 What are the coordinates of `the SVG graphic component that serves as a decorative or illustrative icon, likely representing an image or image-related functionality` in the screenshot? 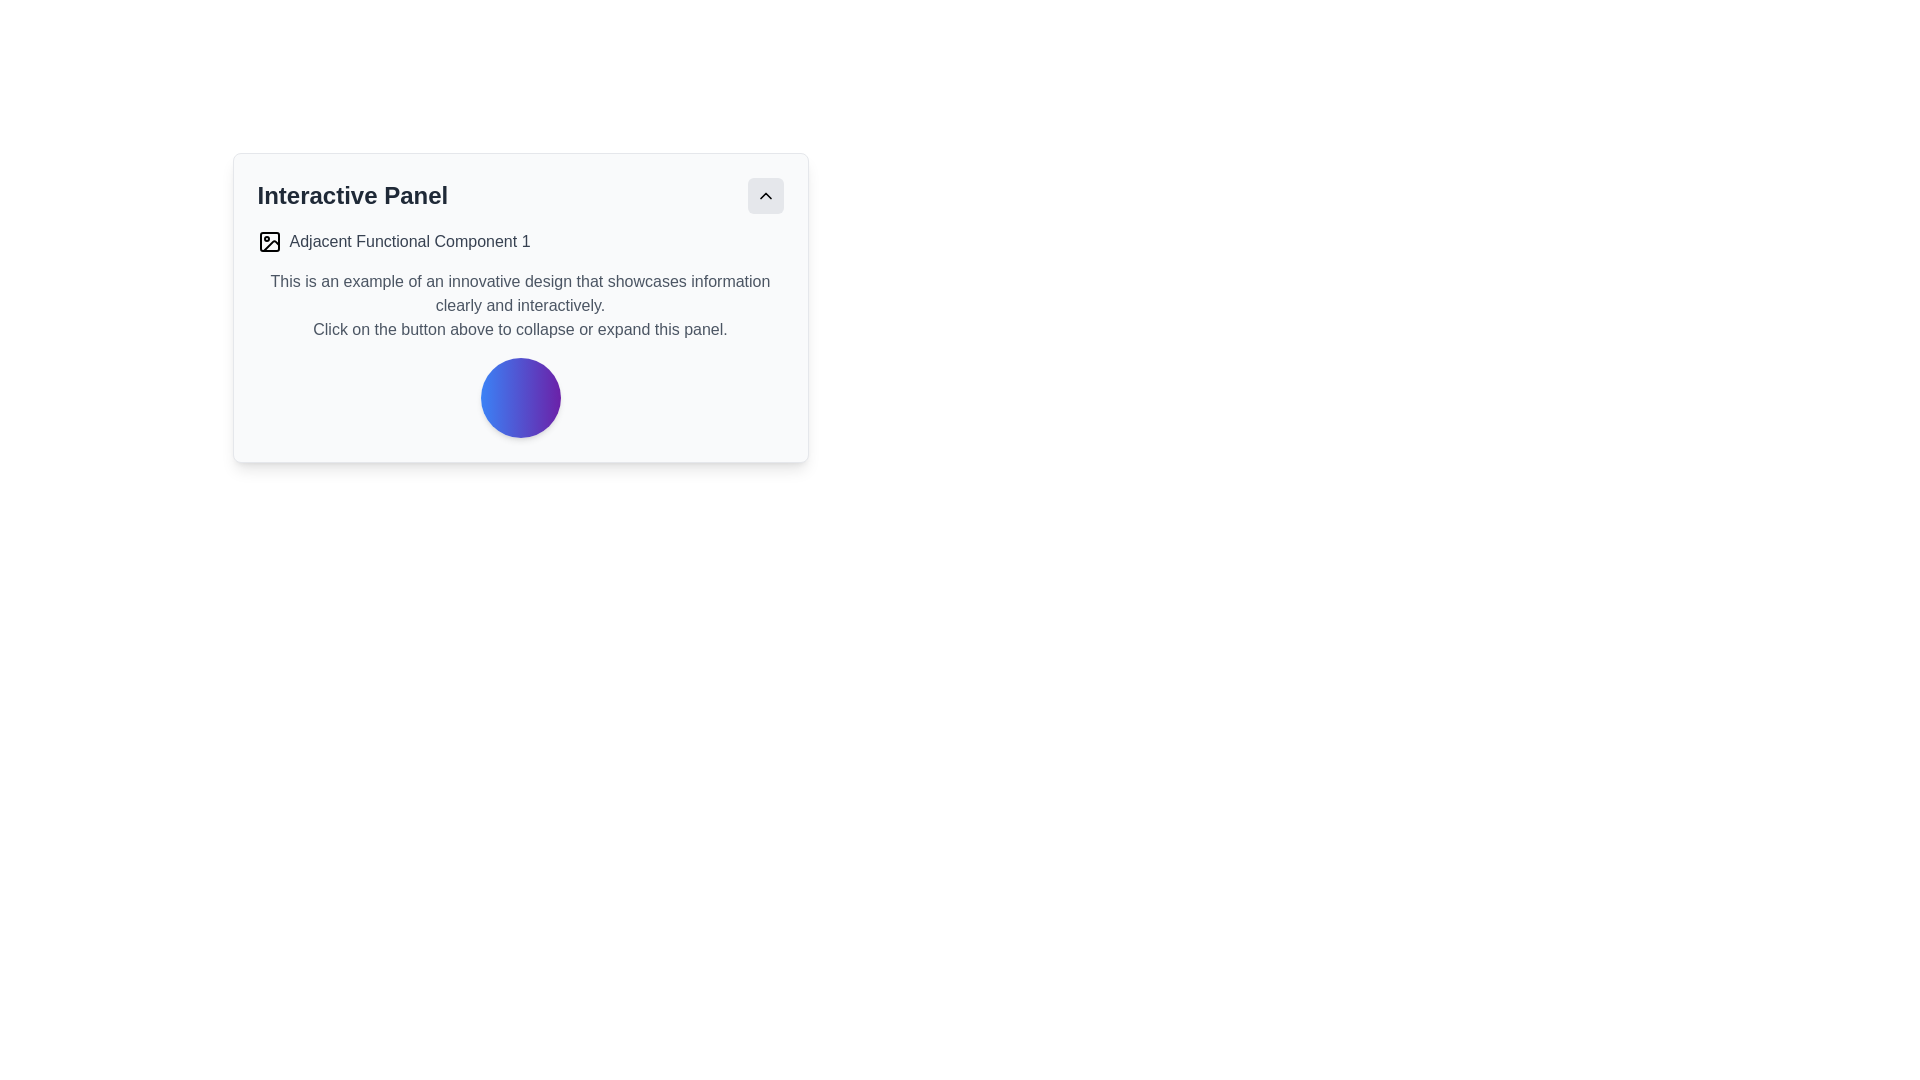 It's located at (268, 241).